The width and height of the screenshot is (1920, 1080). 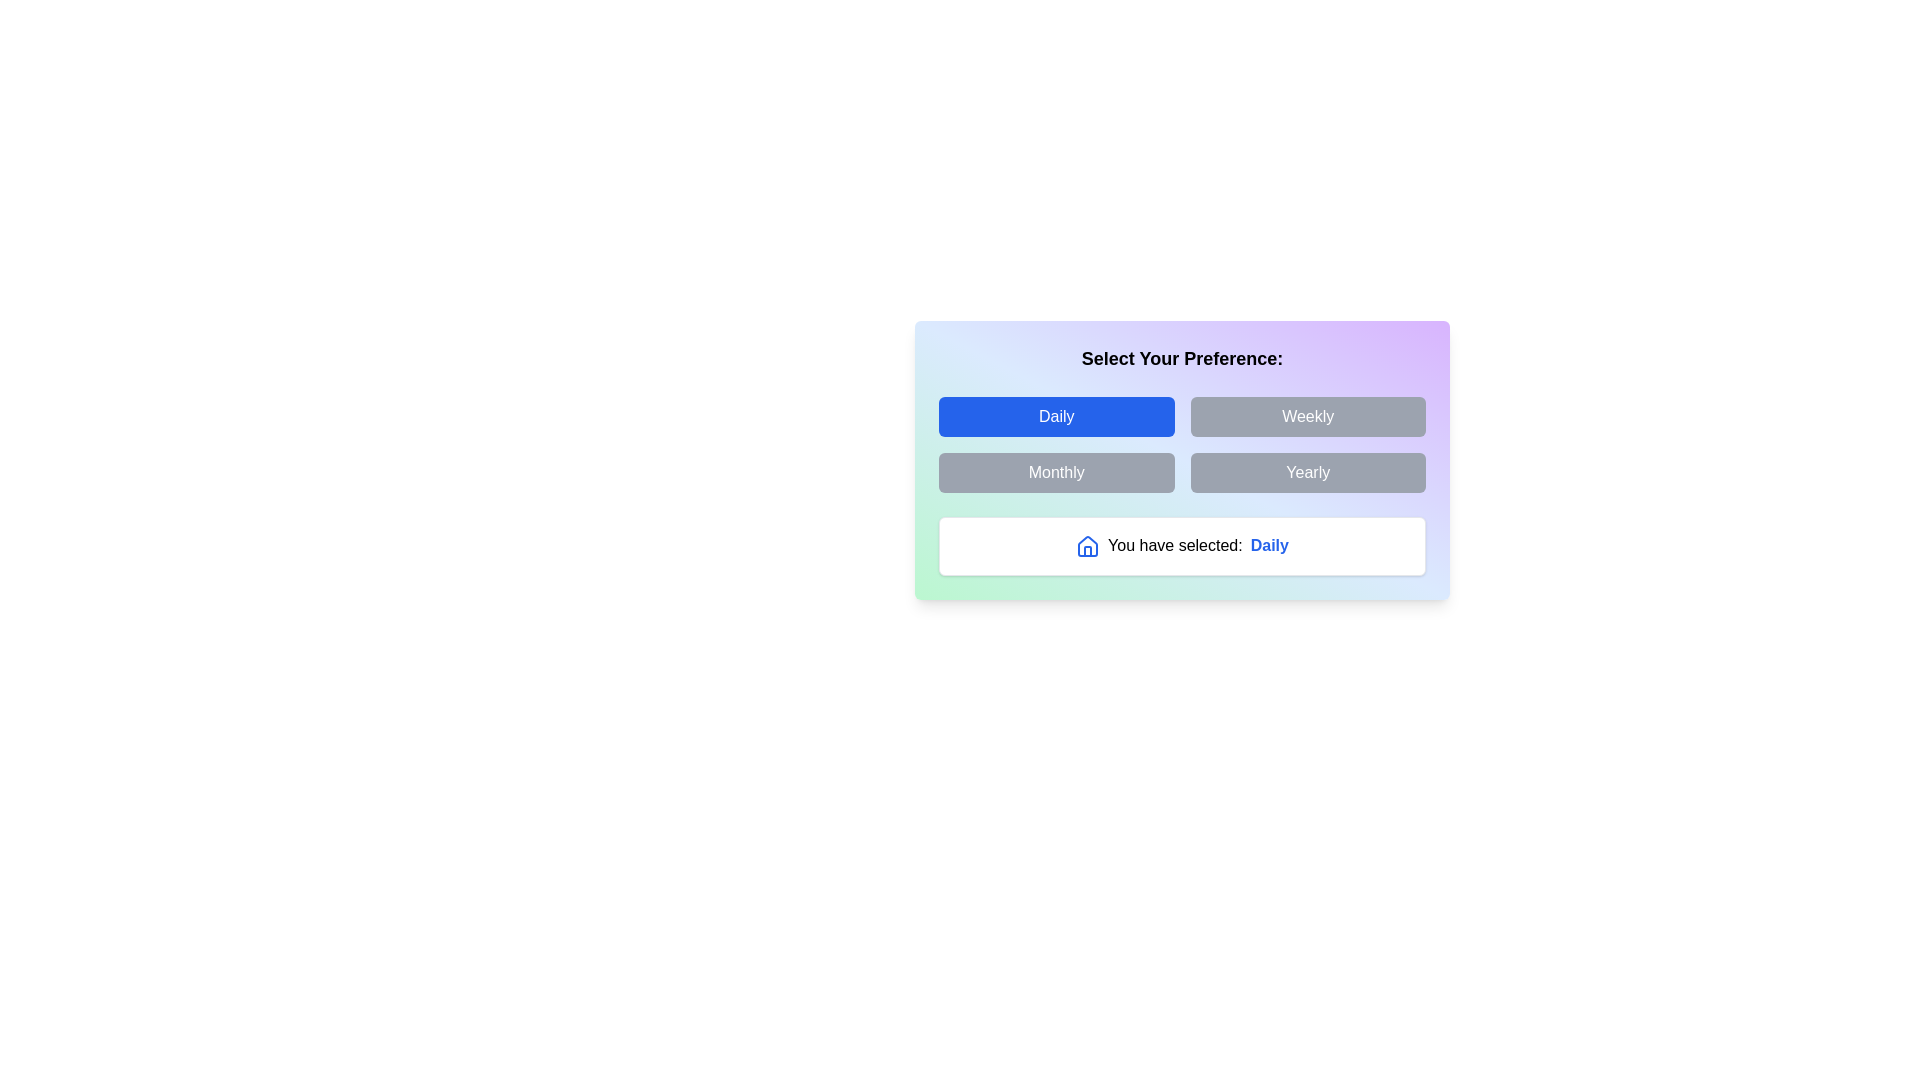 What do you see at coordinates (1308, 473) in the screenshot?
I see `the 'Yearly' button, a rectangular button with rounded corners and white text against a gray background, located at the bottom right of a grid layout of four buttons` at bounding box center [1308, 473].